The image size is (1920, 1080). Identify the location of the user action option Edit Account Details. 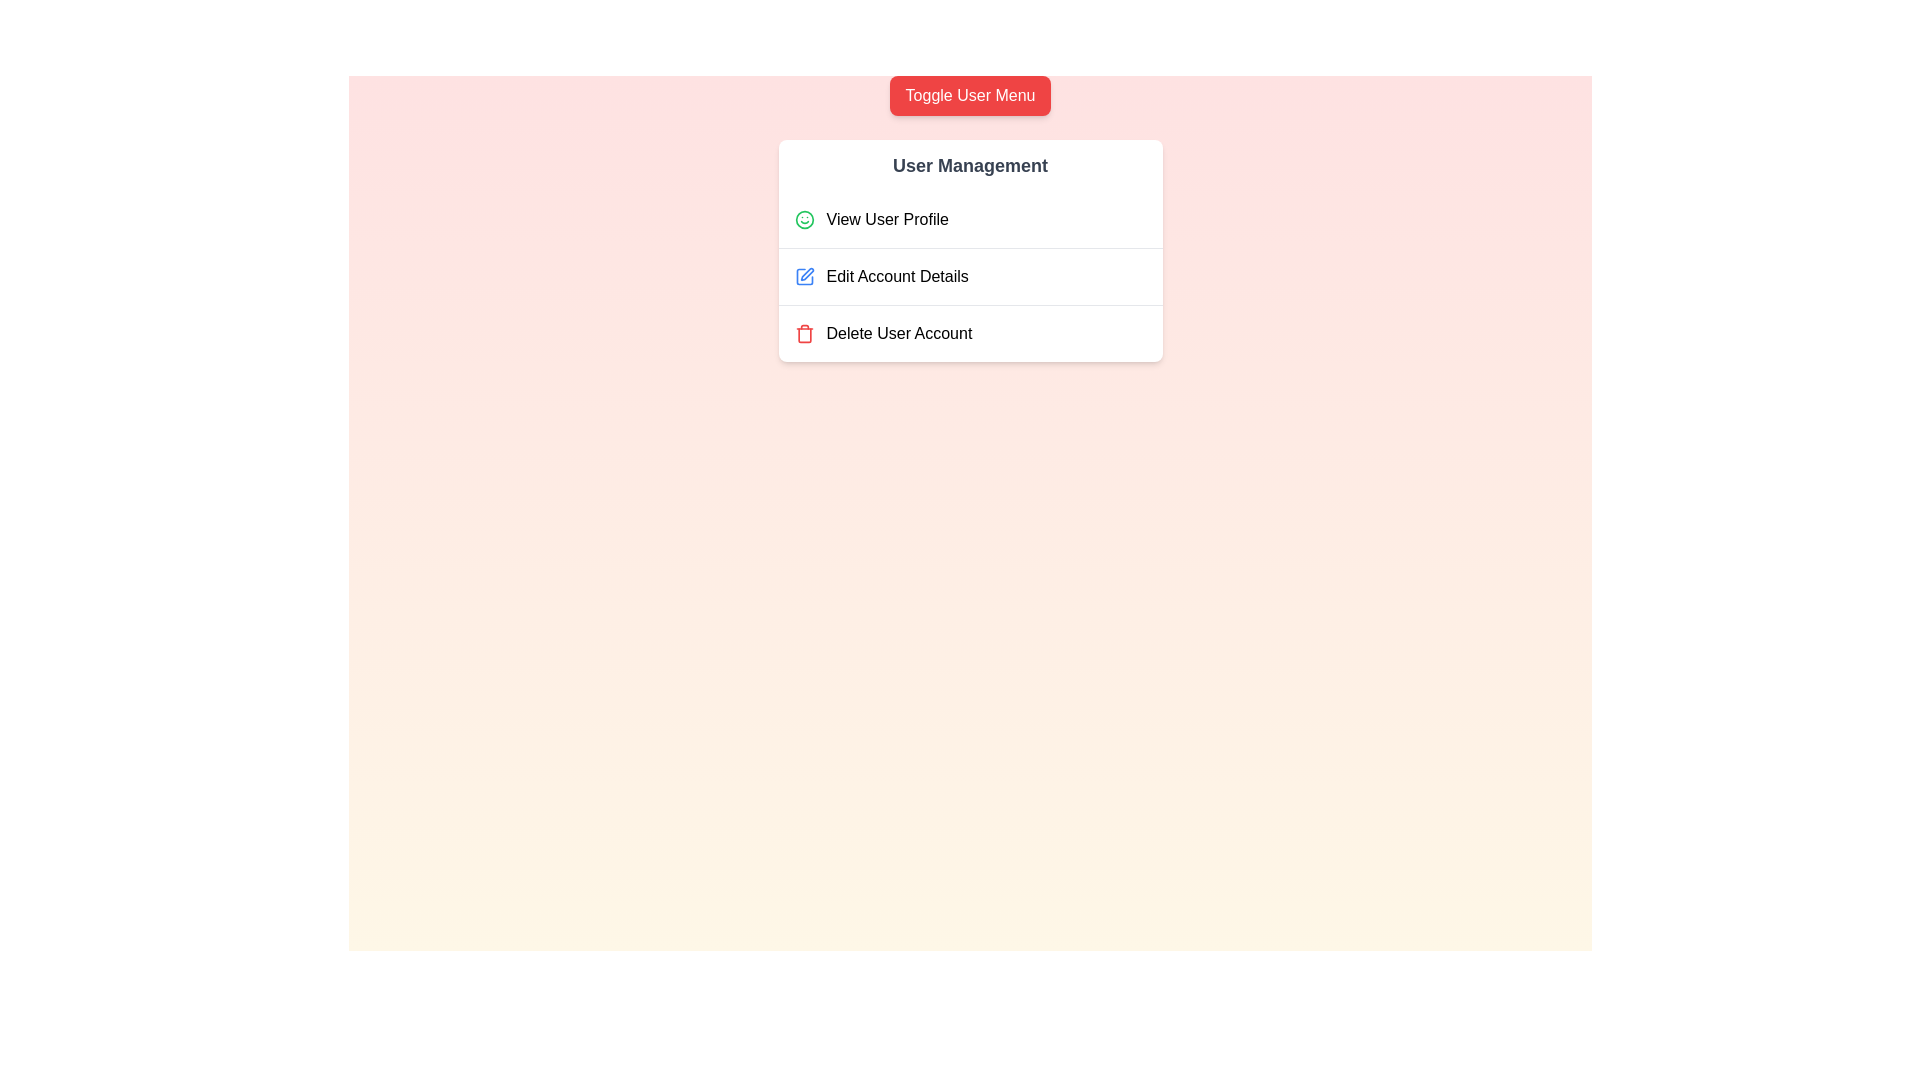
(970, 276).